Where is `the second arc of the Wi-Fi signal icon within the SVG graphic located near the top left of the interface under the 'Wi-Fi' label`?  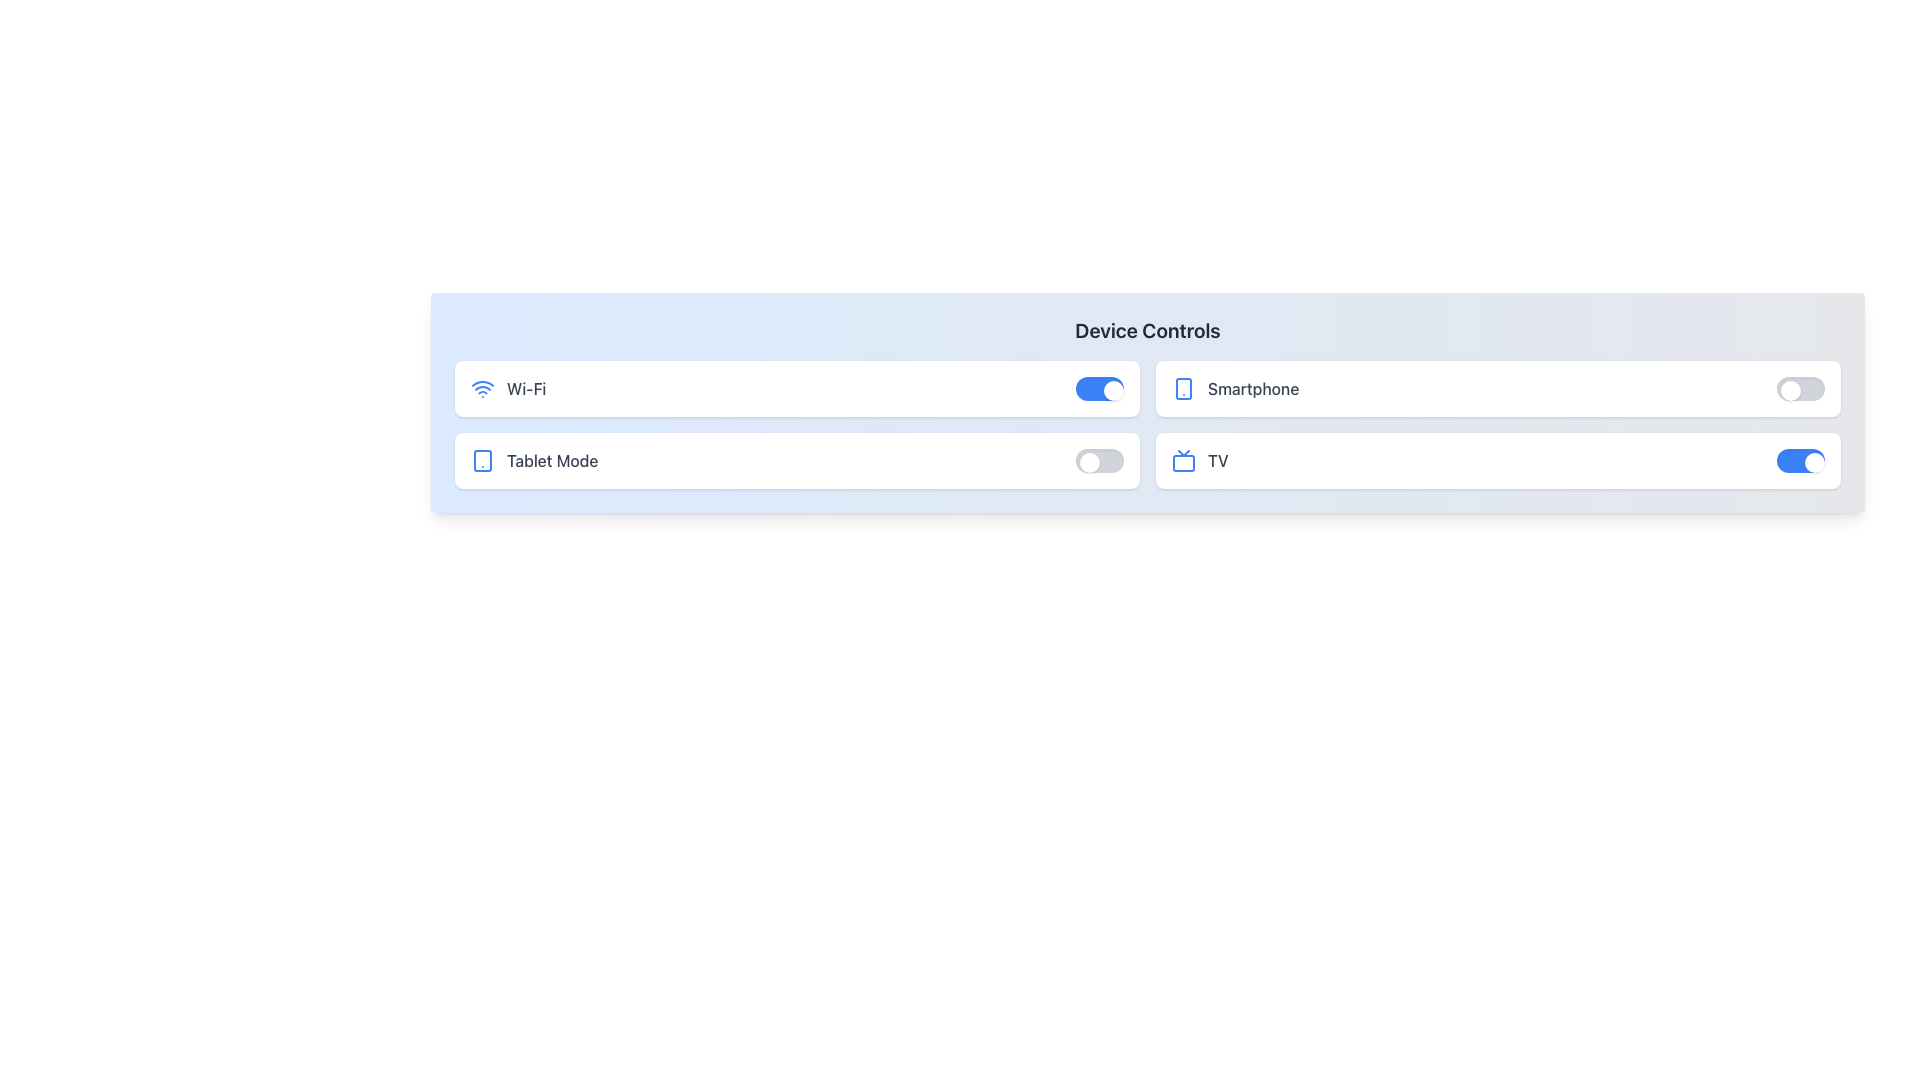
the second arc of the Wi-Fi signal icon within the SVG graphic located near the top left of the interface under the 'Wi-Fi' label is located at coordinates (483, 382).